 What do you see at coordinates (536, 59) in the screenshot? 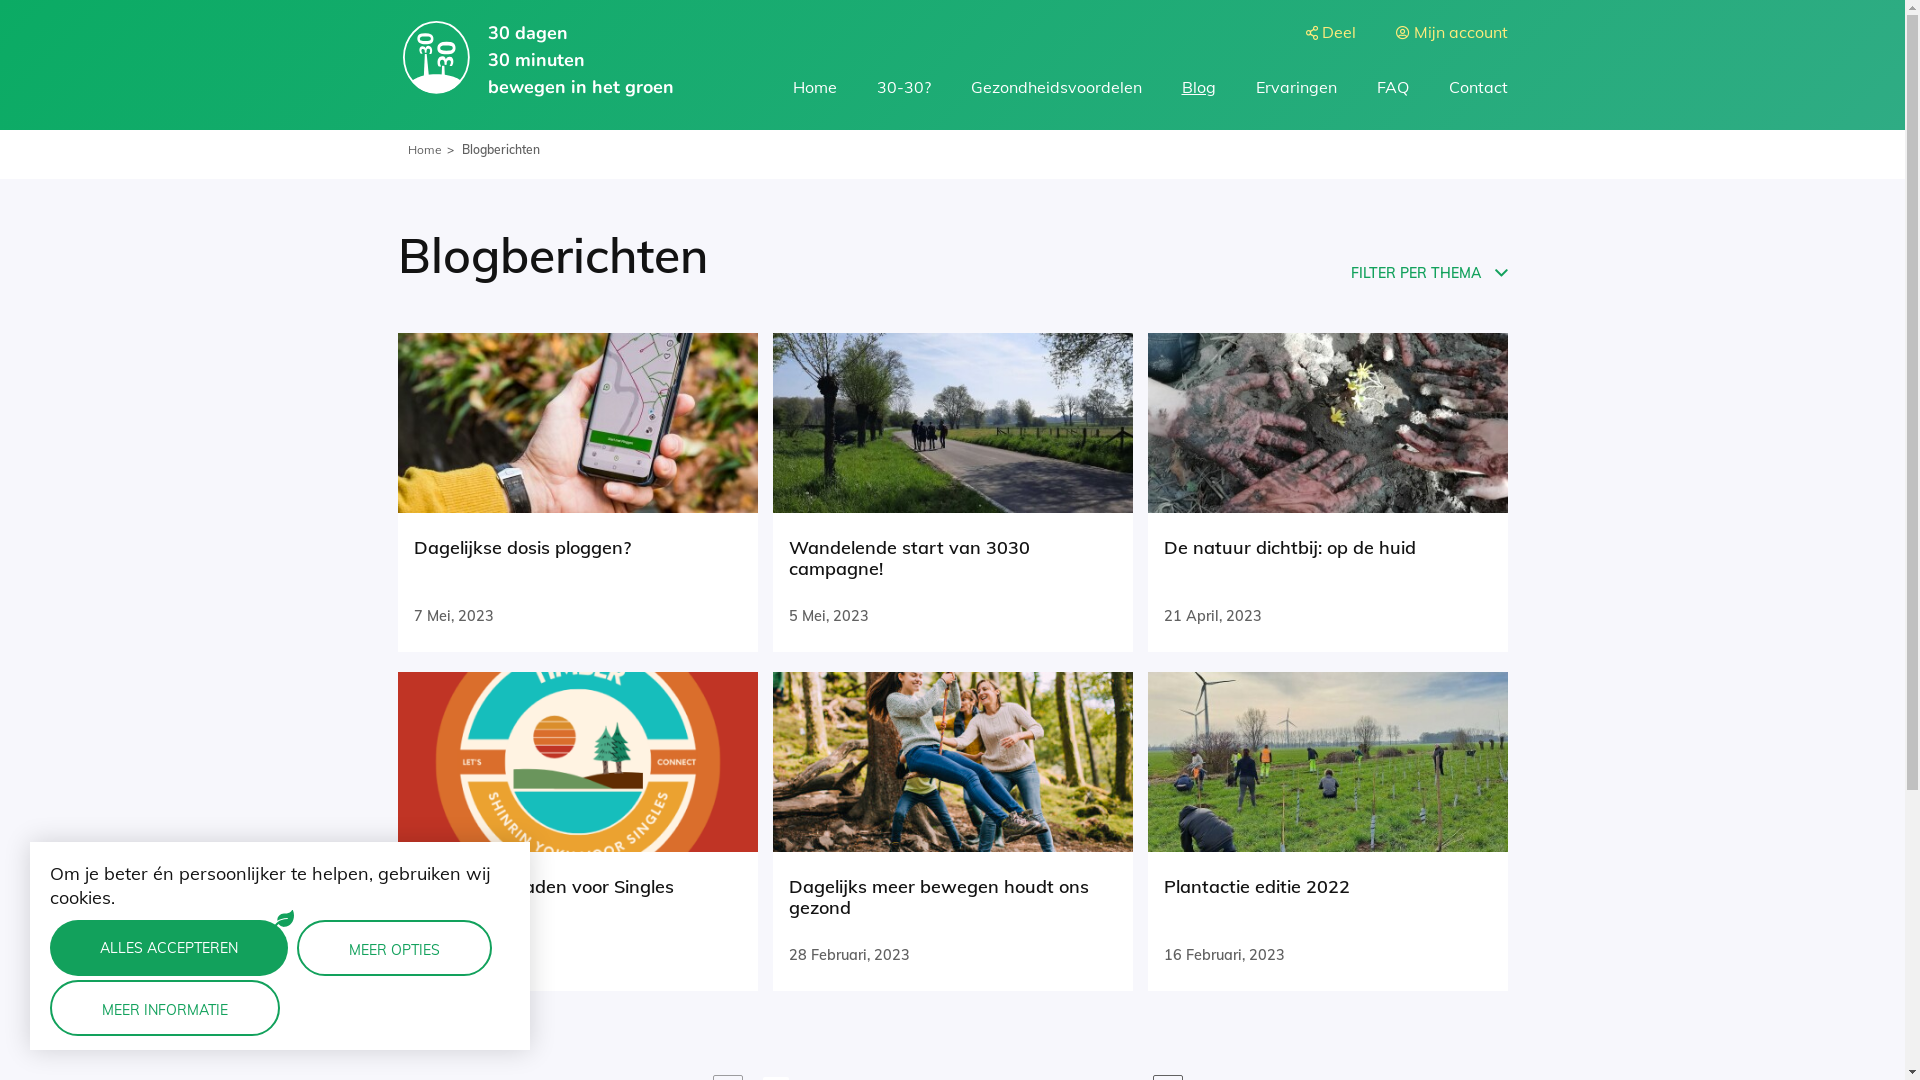
I see `'30 dagen` at bounding box center [536, 59].